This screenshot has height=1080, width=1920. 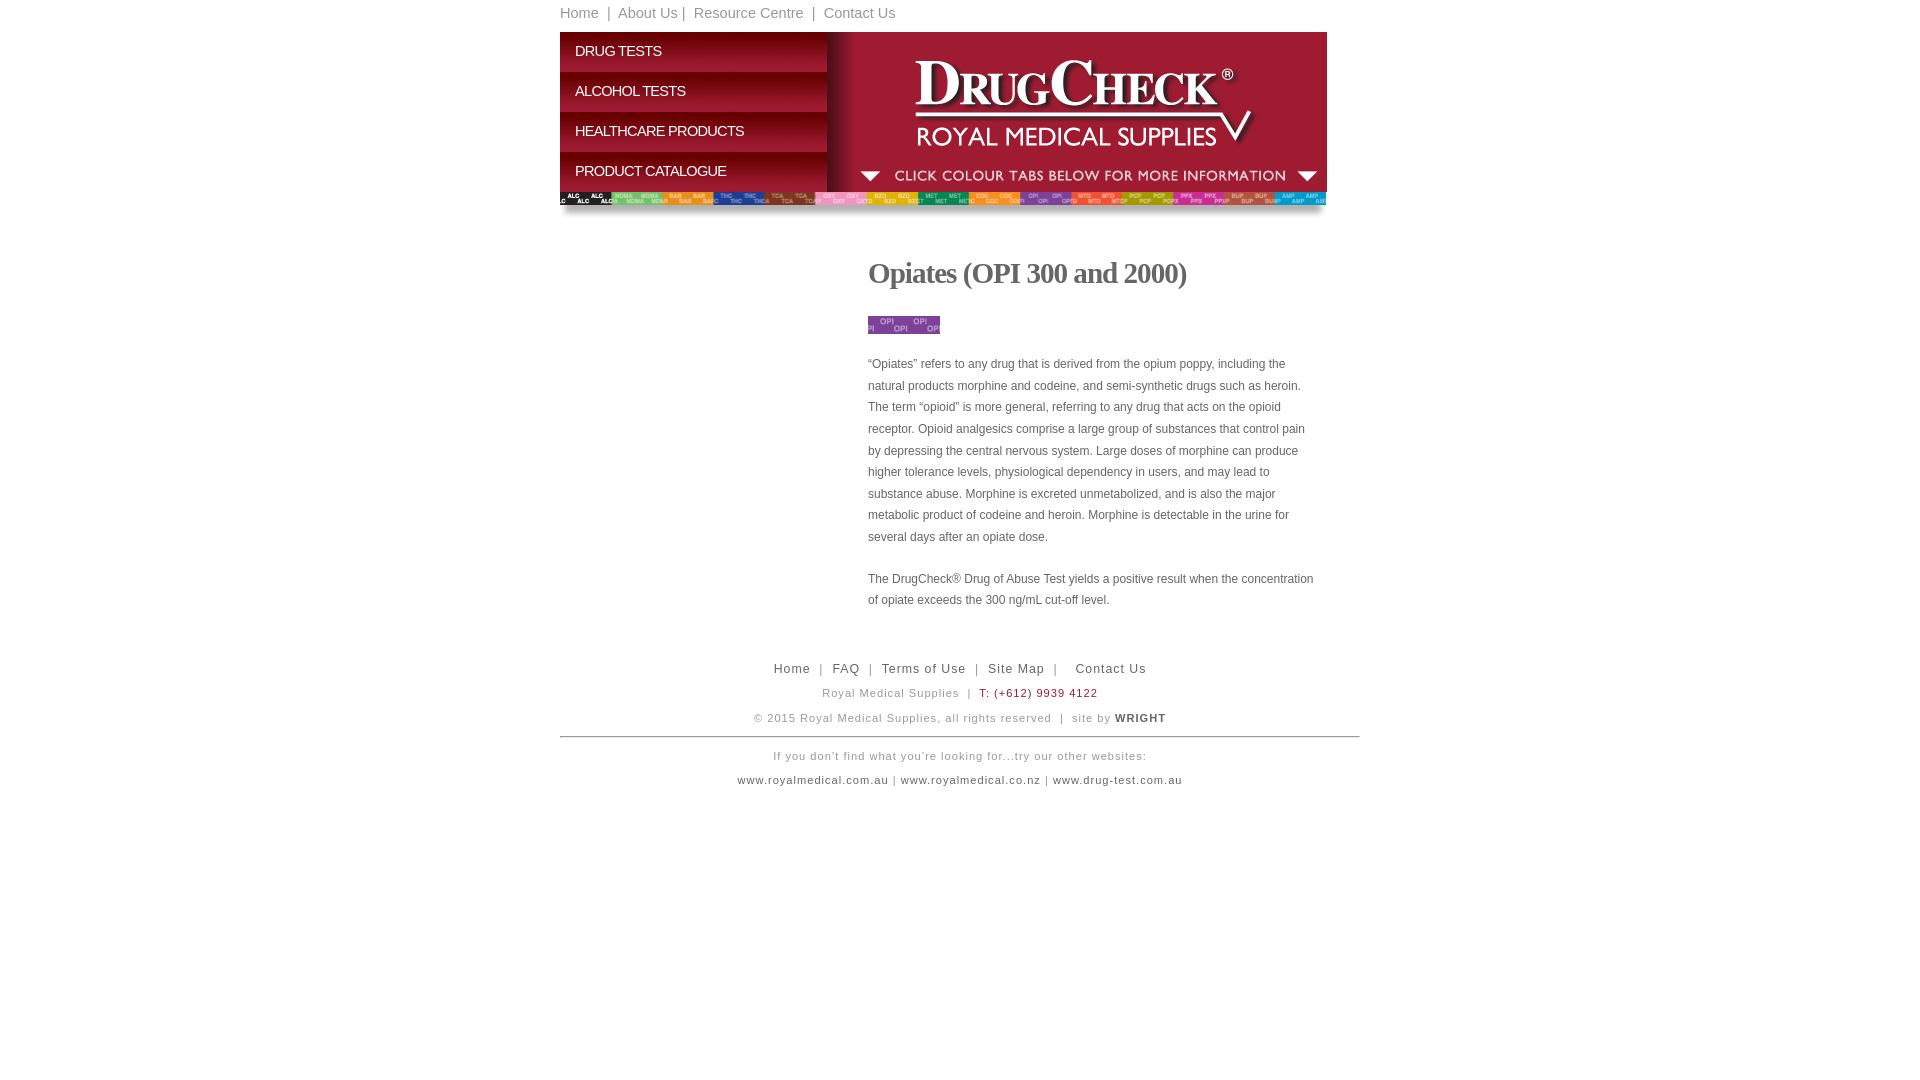 What do you see at coordinates (752, 12) in the screenshot?
I see `' Resource Centre  |'` at bounding box center [752, 12].